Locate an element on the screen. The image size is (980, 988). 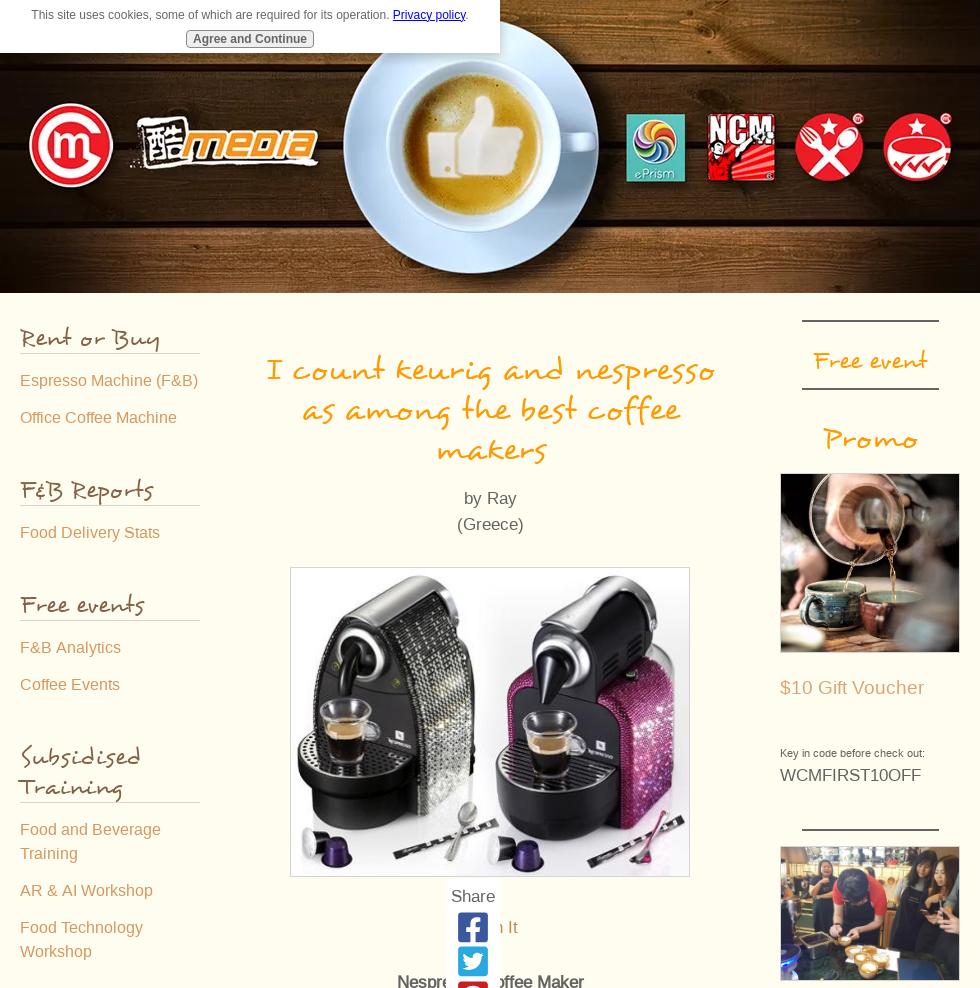
'Office Coffee Machine' is located at coordinates (98, 417).